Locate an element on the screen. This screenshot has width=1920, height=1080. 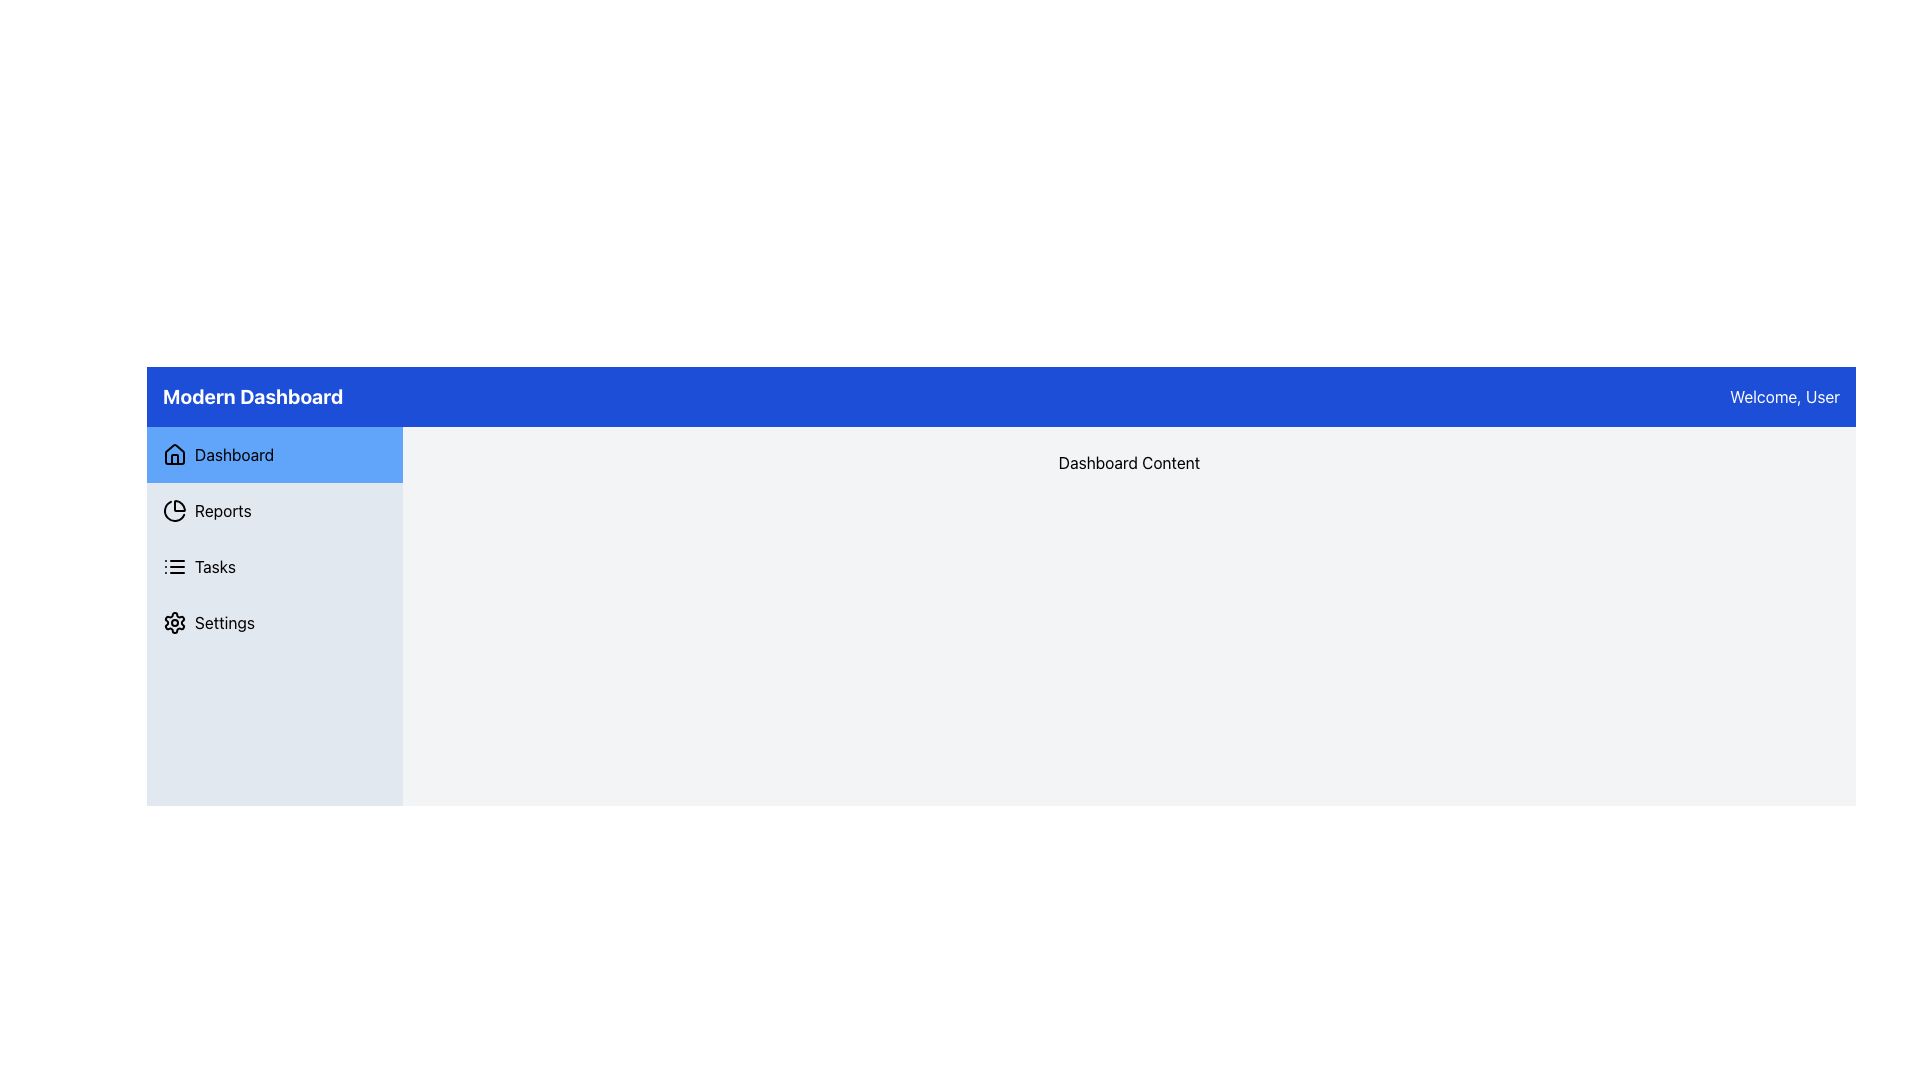
the 'Modern Dashboard' text label, which is bold, larger-than-standard, and white against a blue background, located at the far left of the top blue header bar is located at coordinates (252, 397).